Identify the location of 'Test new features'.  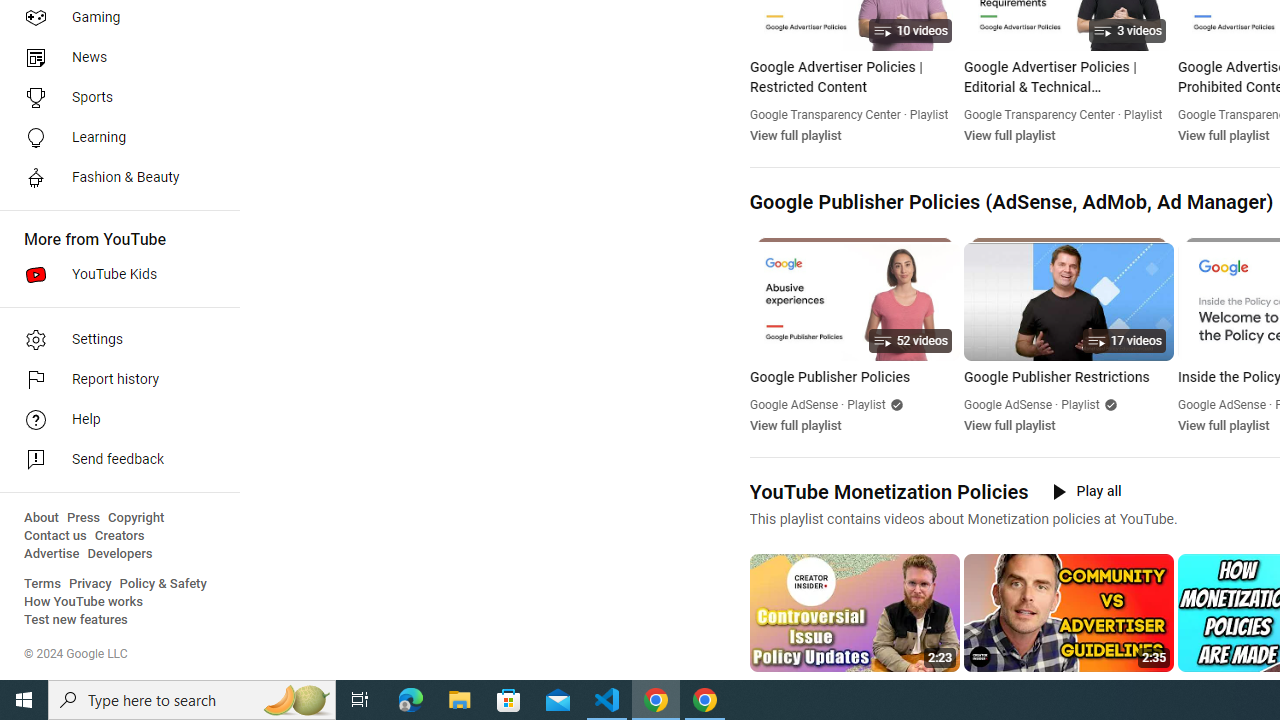
(76, 619).